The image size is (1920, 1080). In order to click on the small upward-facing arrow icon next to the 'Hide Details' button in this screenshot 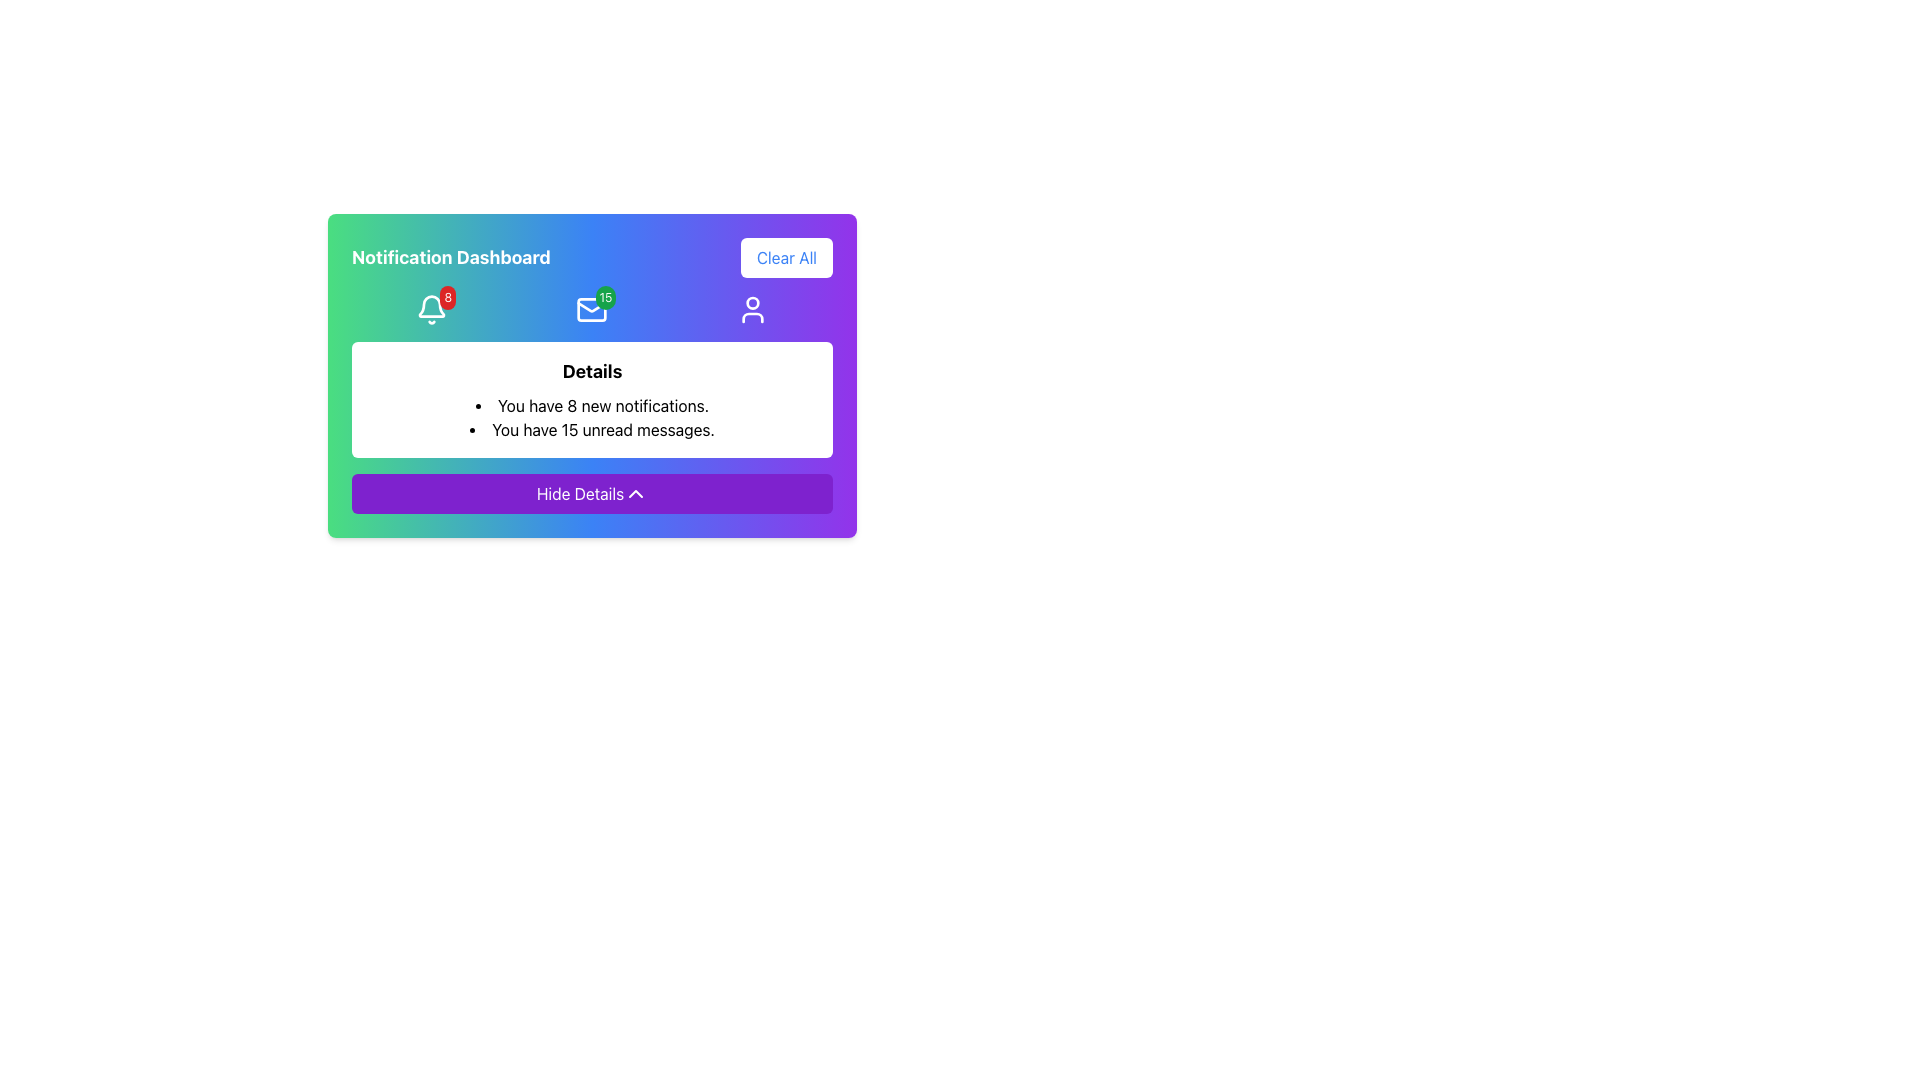, I will do `click(635, 493)`.